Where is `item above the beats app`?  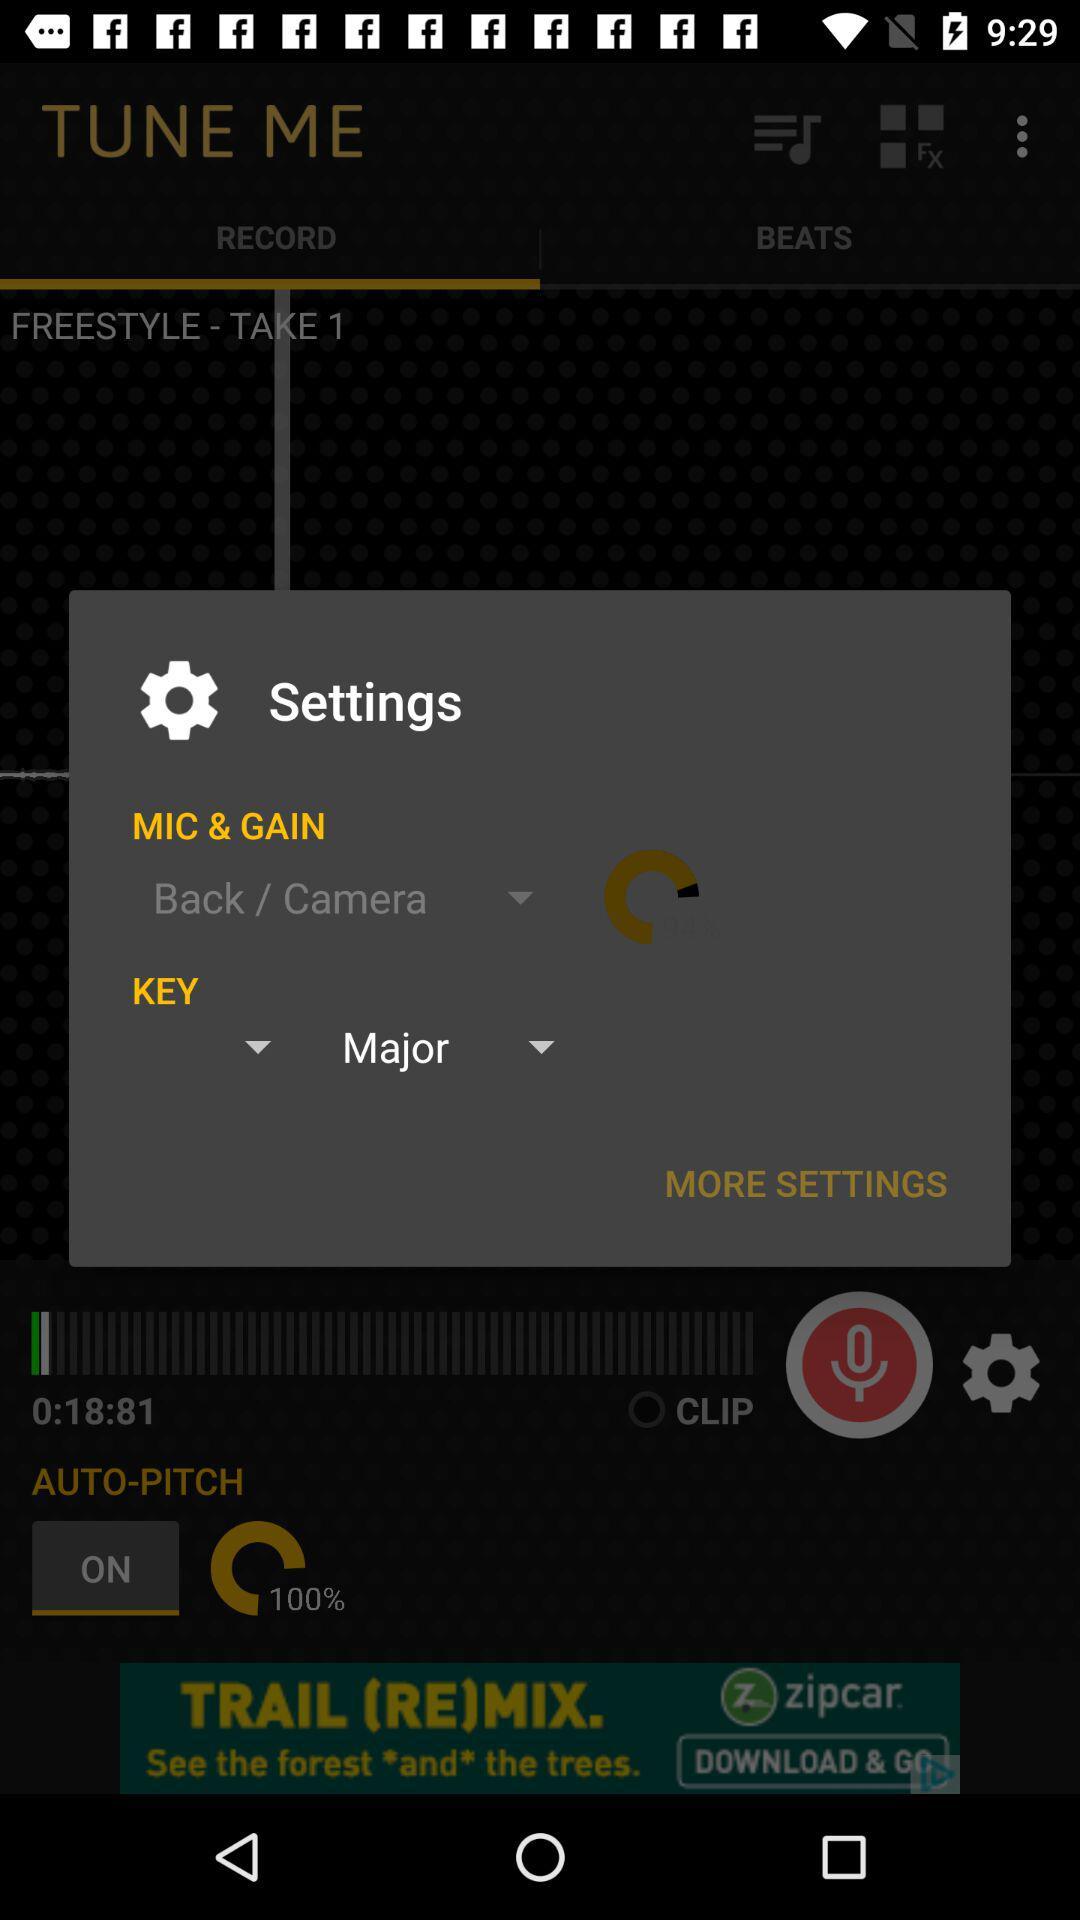
item above the beats app is located at coordinates (785, 135).